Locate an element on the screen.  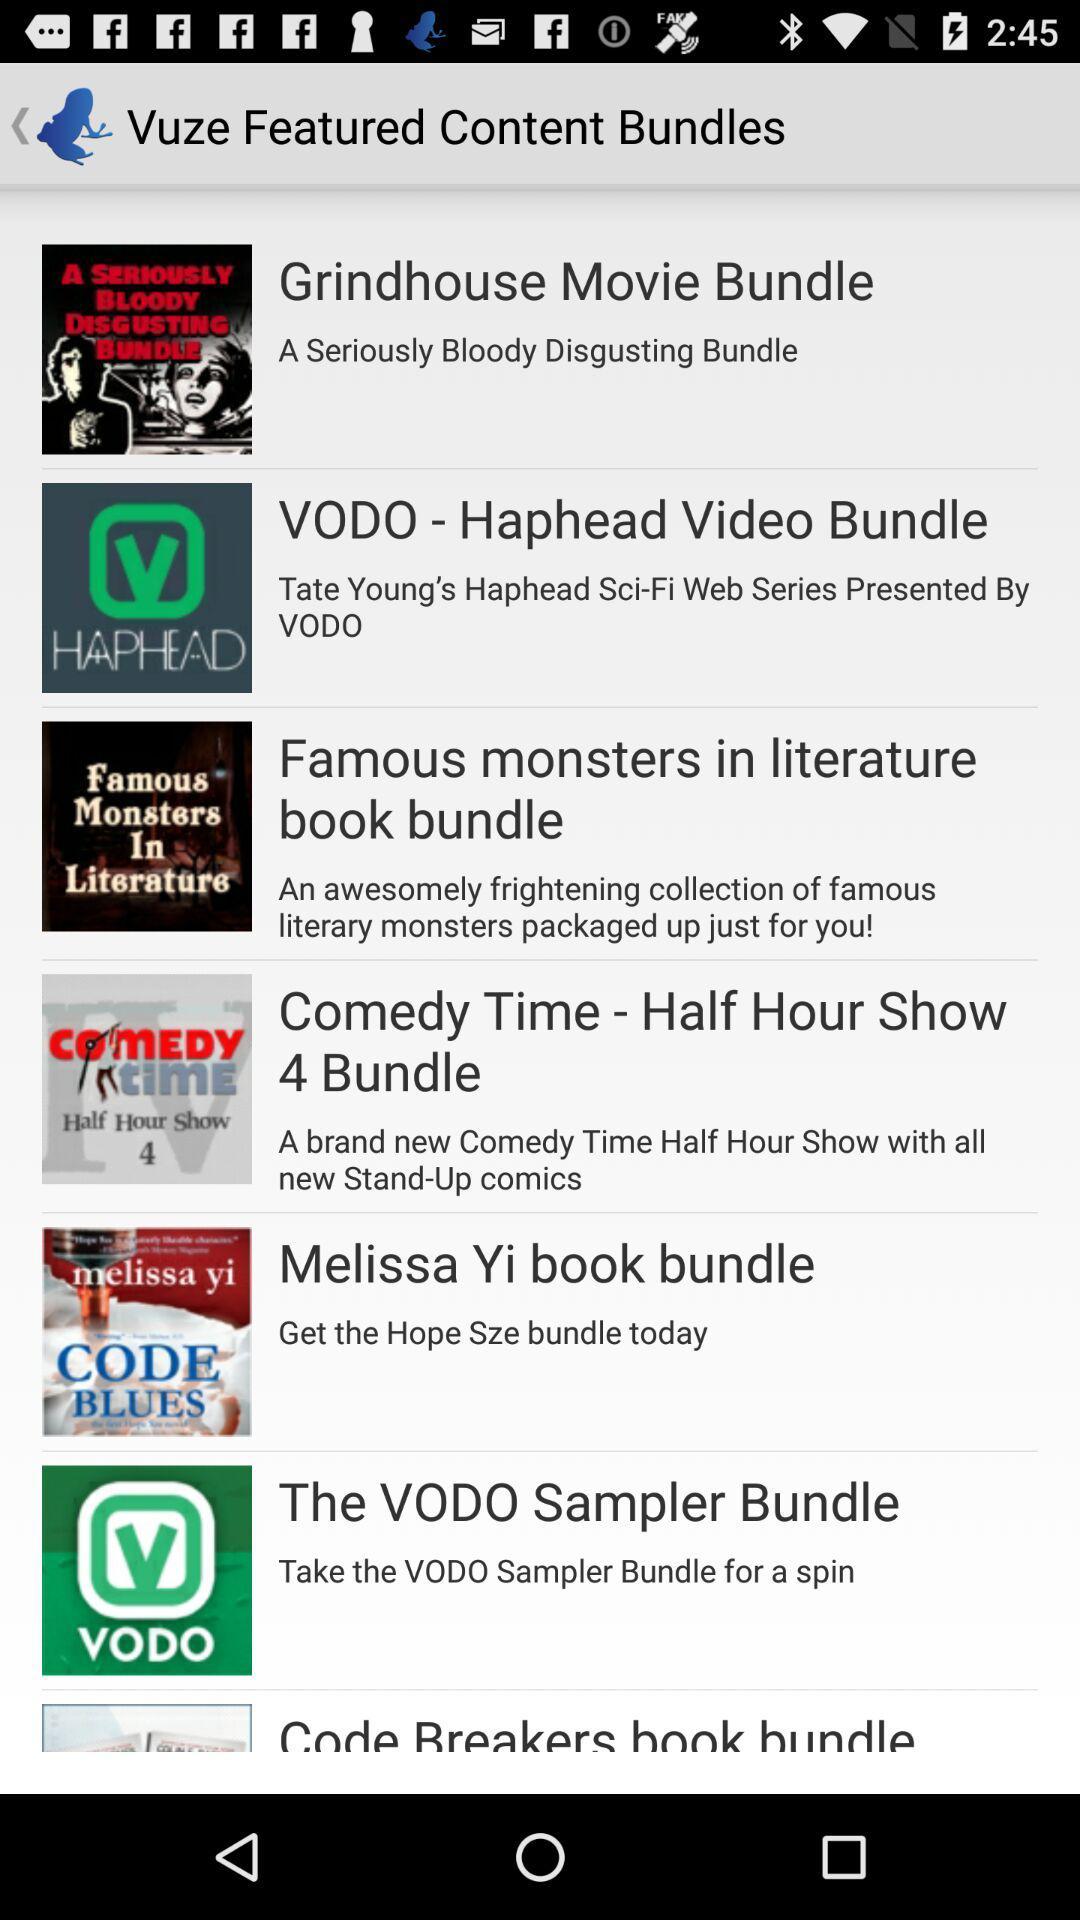
the app below vodo haphead video item is located at coordinates (658, 598).